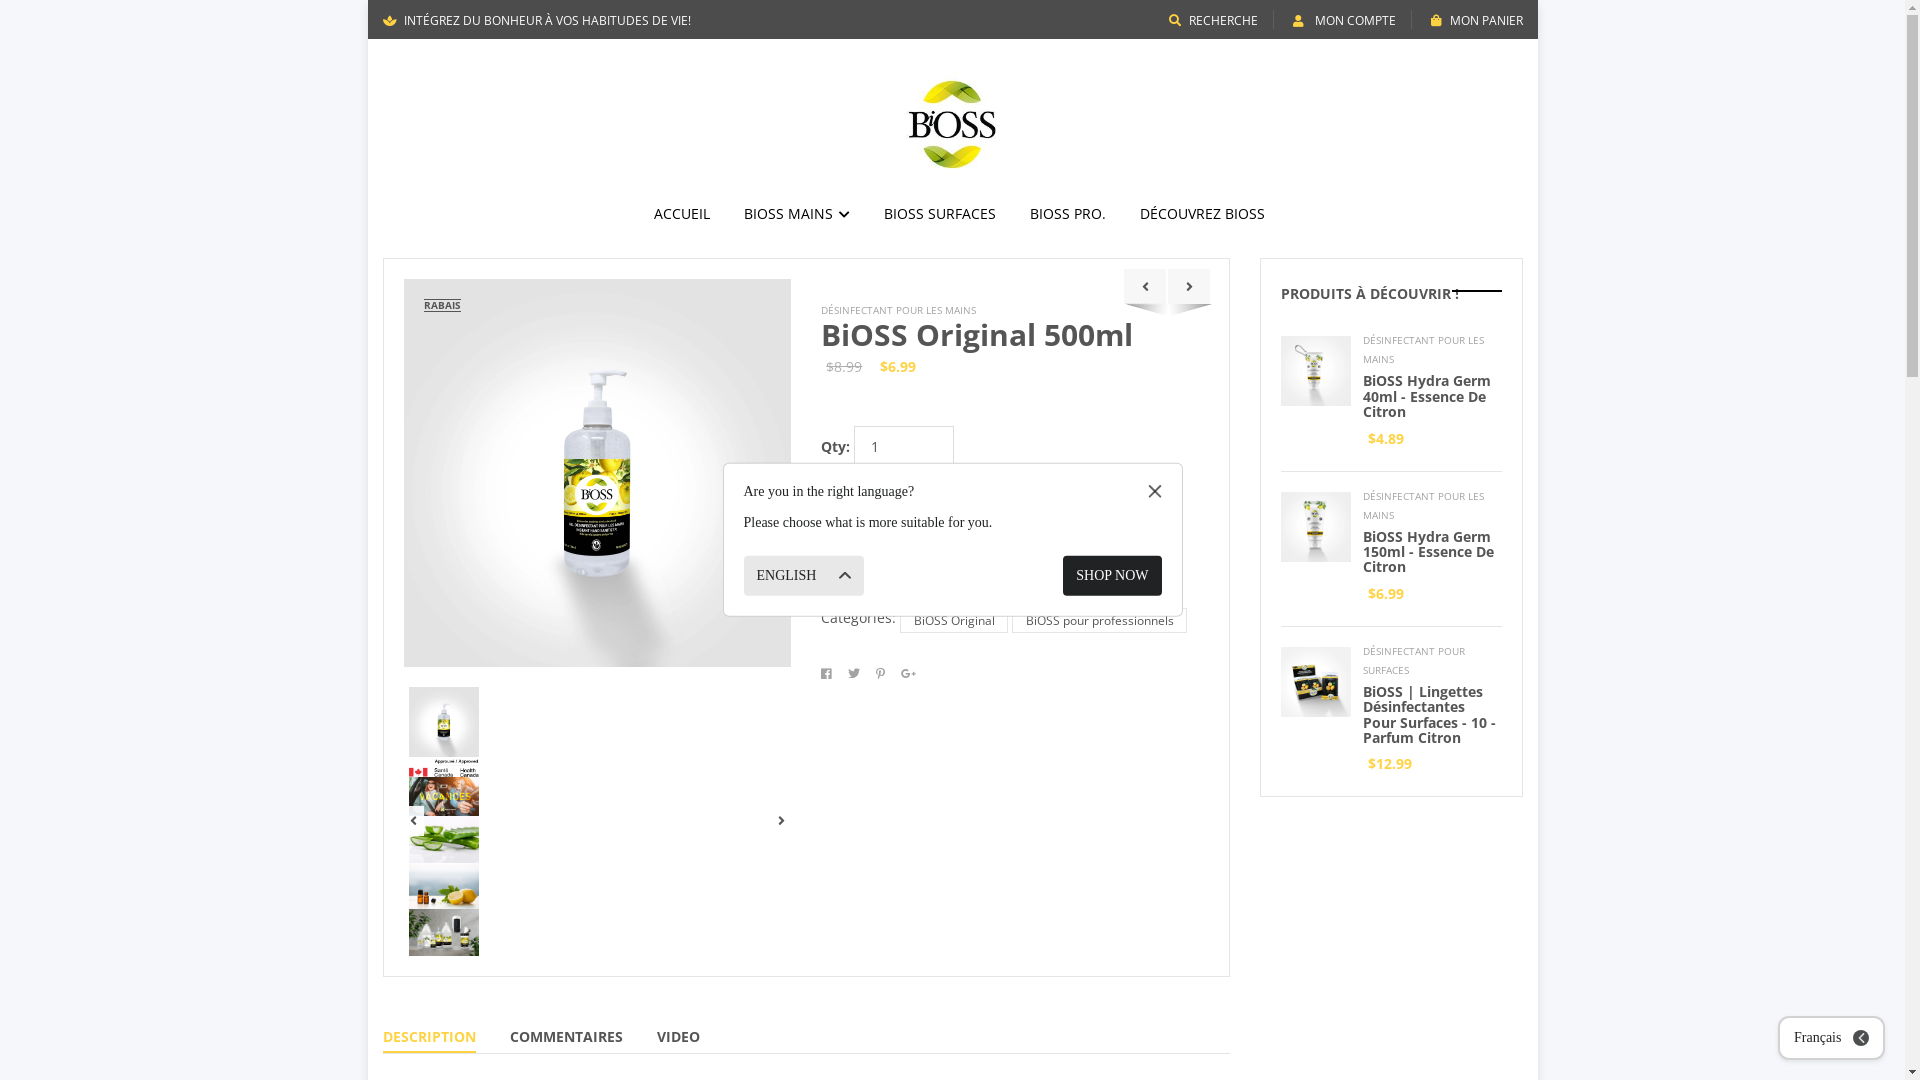  What do you see at coordinates (1476, 20) in the screenshot?
I see `'MON PANIER'` at bounding box center [1476, 20].